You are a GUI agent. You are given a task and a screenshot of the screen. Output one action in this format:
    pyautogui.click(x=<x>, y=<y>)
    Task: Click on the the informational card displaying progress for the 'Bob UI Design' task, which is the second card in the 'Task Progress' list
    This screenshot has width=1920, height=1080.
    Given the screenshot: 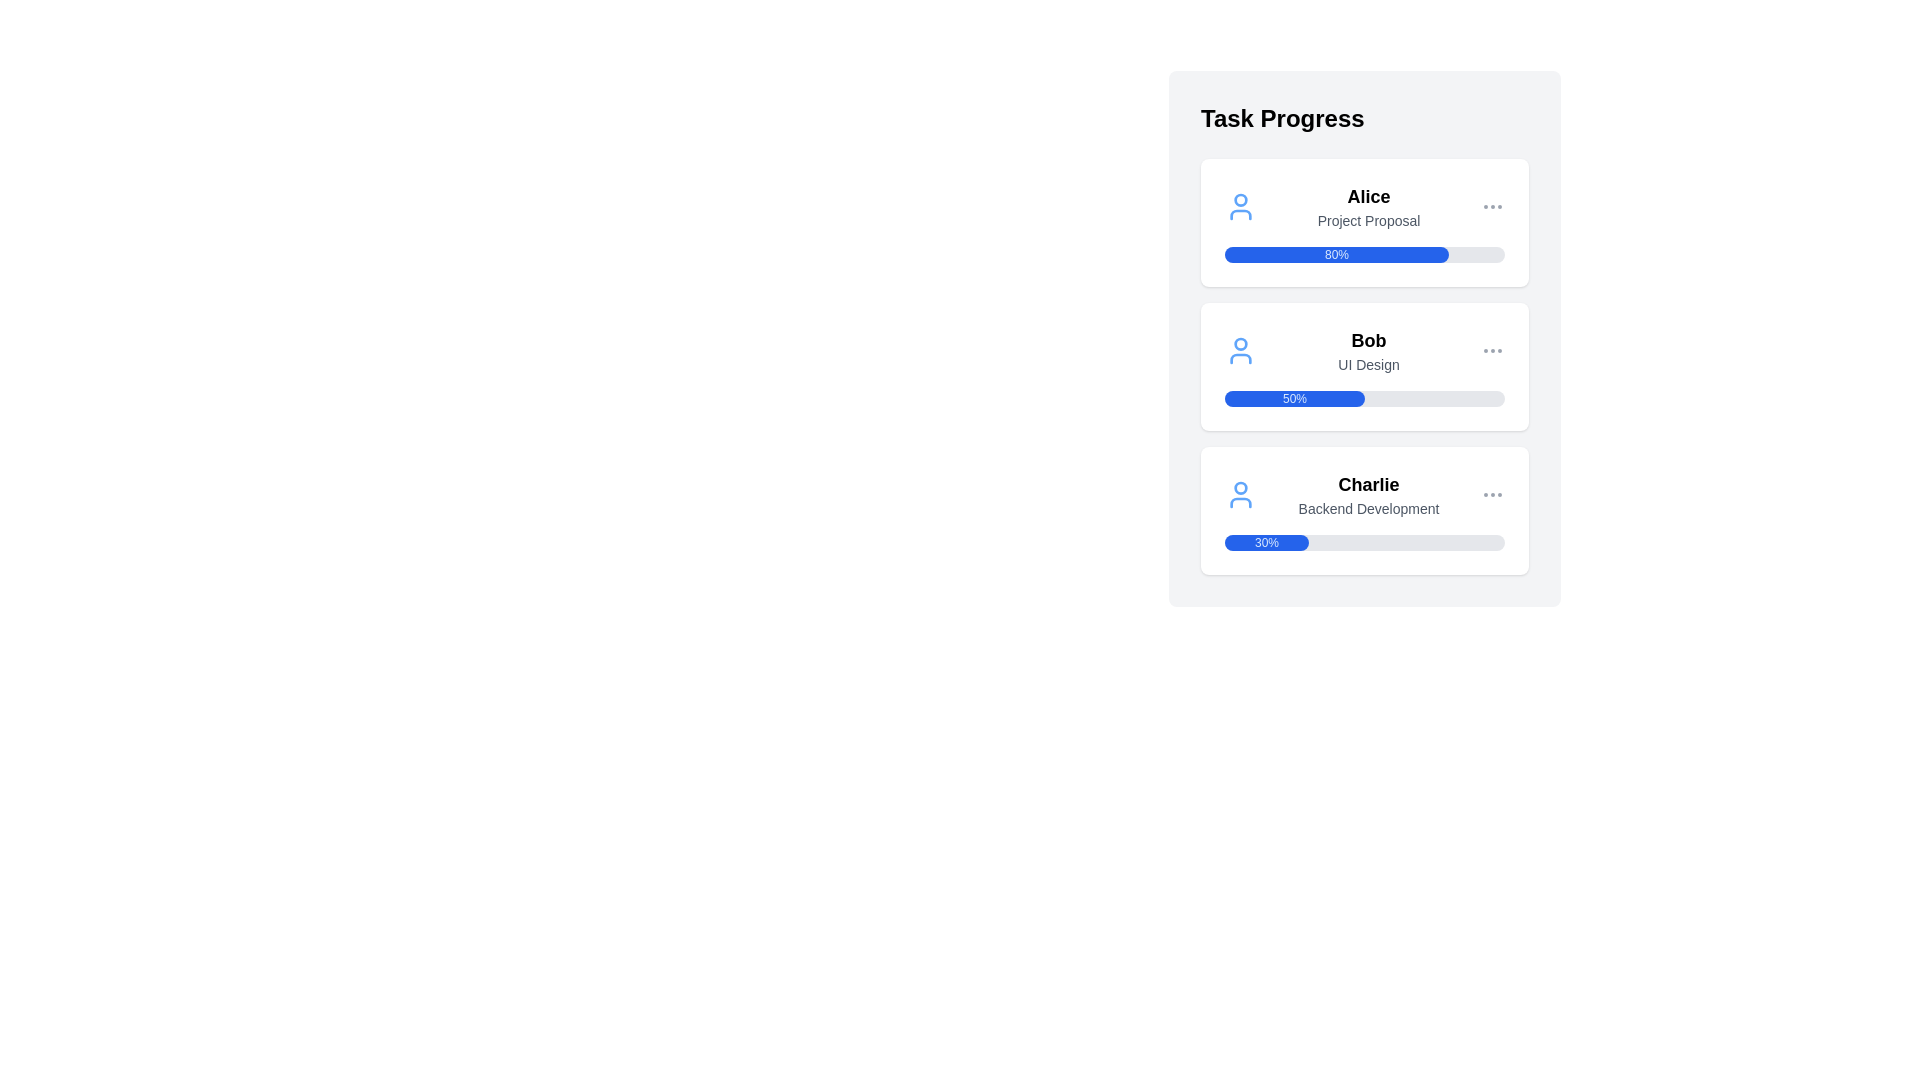 What is the action you would take?
    pyautogui.click(x=1363, y=366)
    